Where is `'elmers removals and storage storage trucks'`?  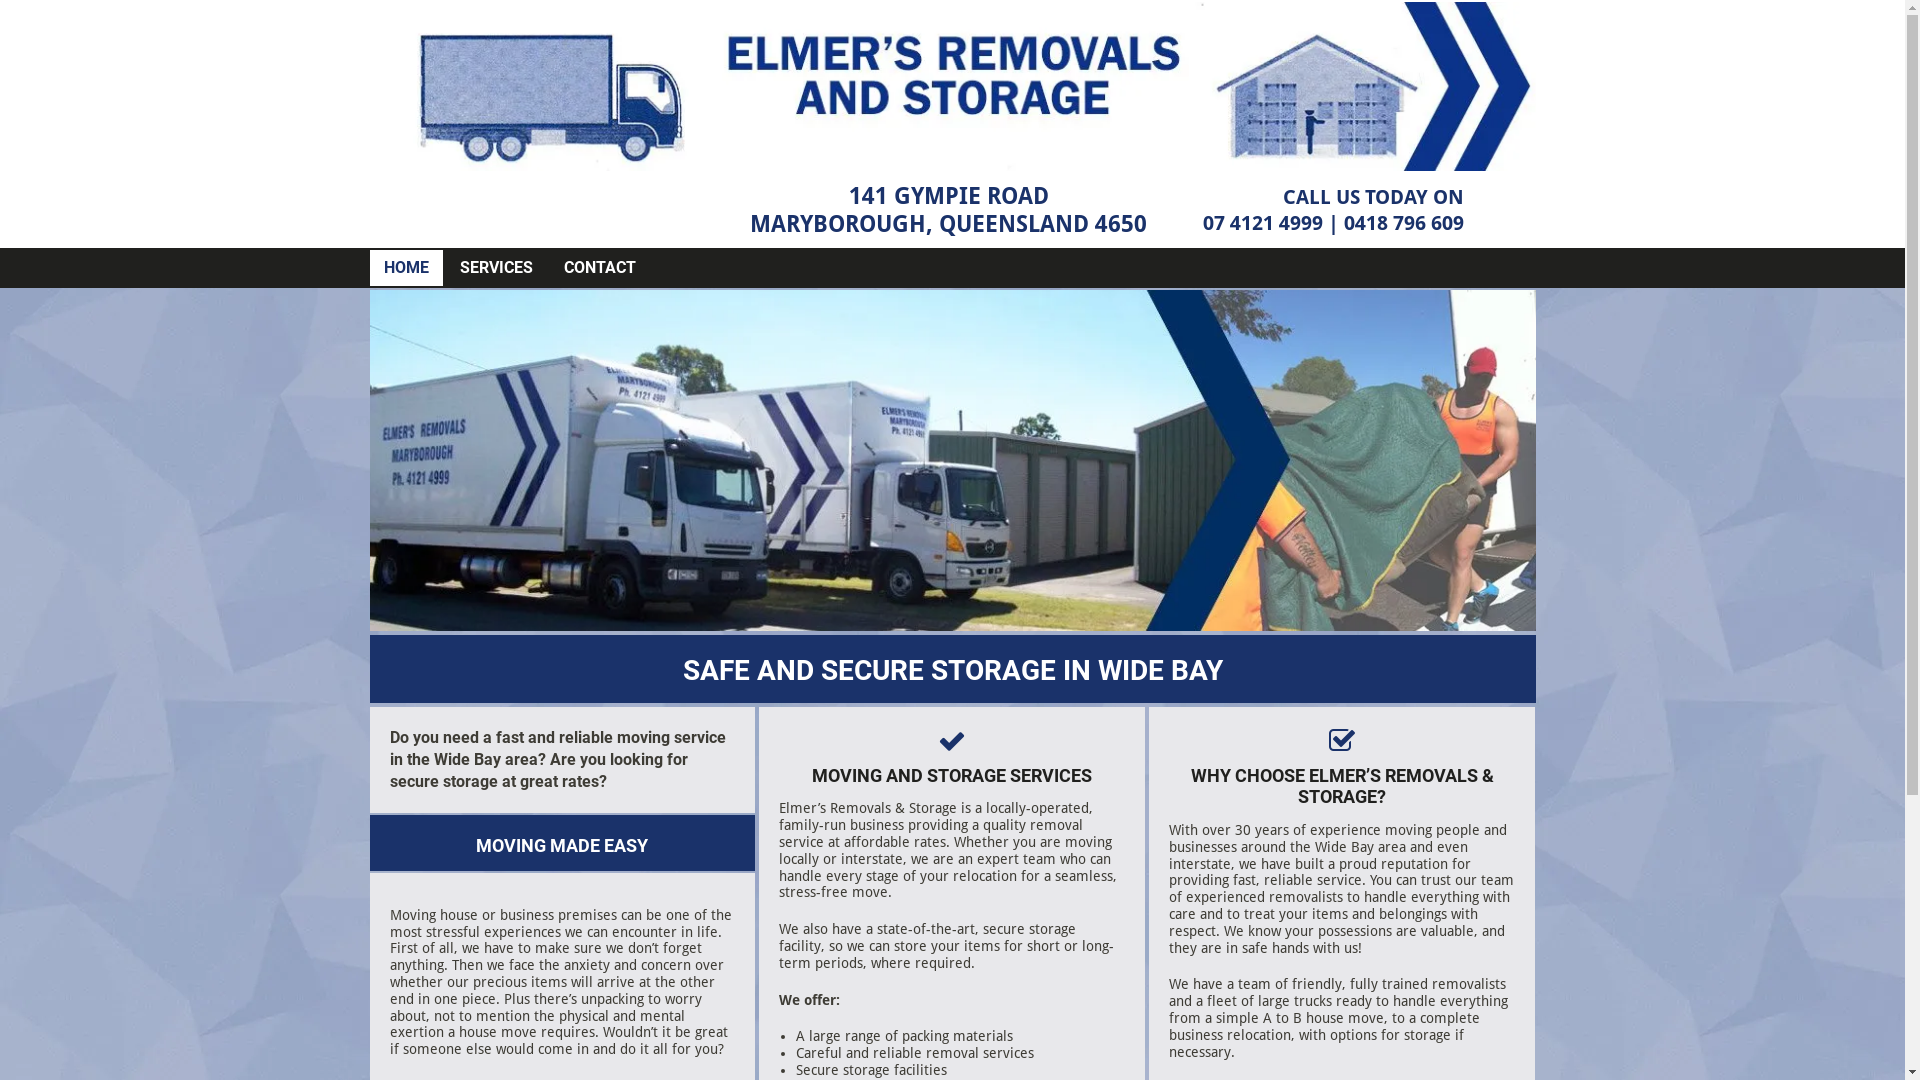 'elmers removals and storage storage trucks' is located at coordinates (952, 459).